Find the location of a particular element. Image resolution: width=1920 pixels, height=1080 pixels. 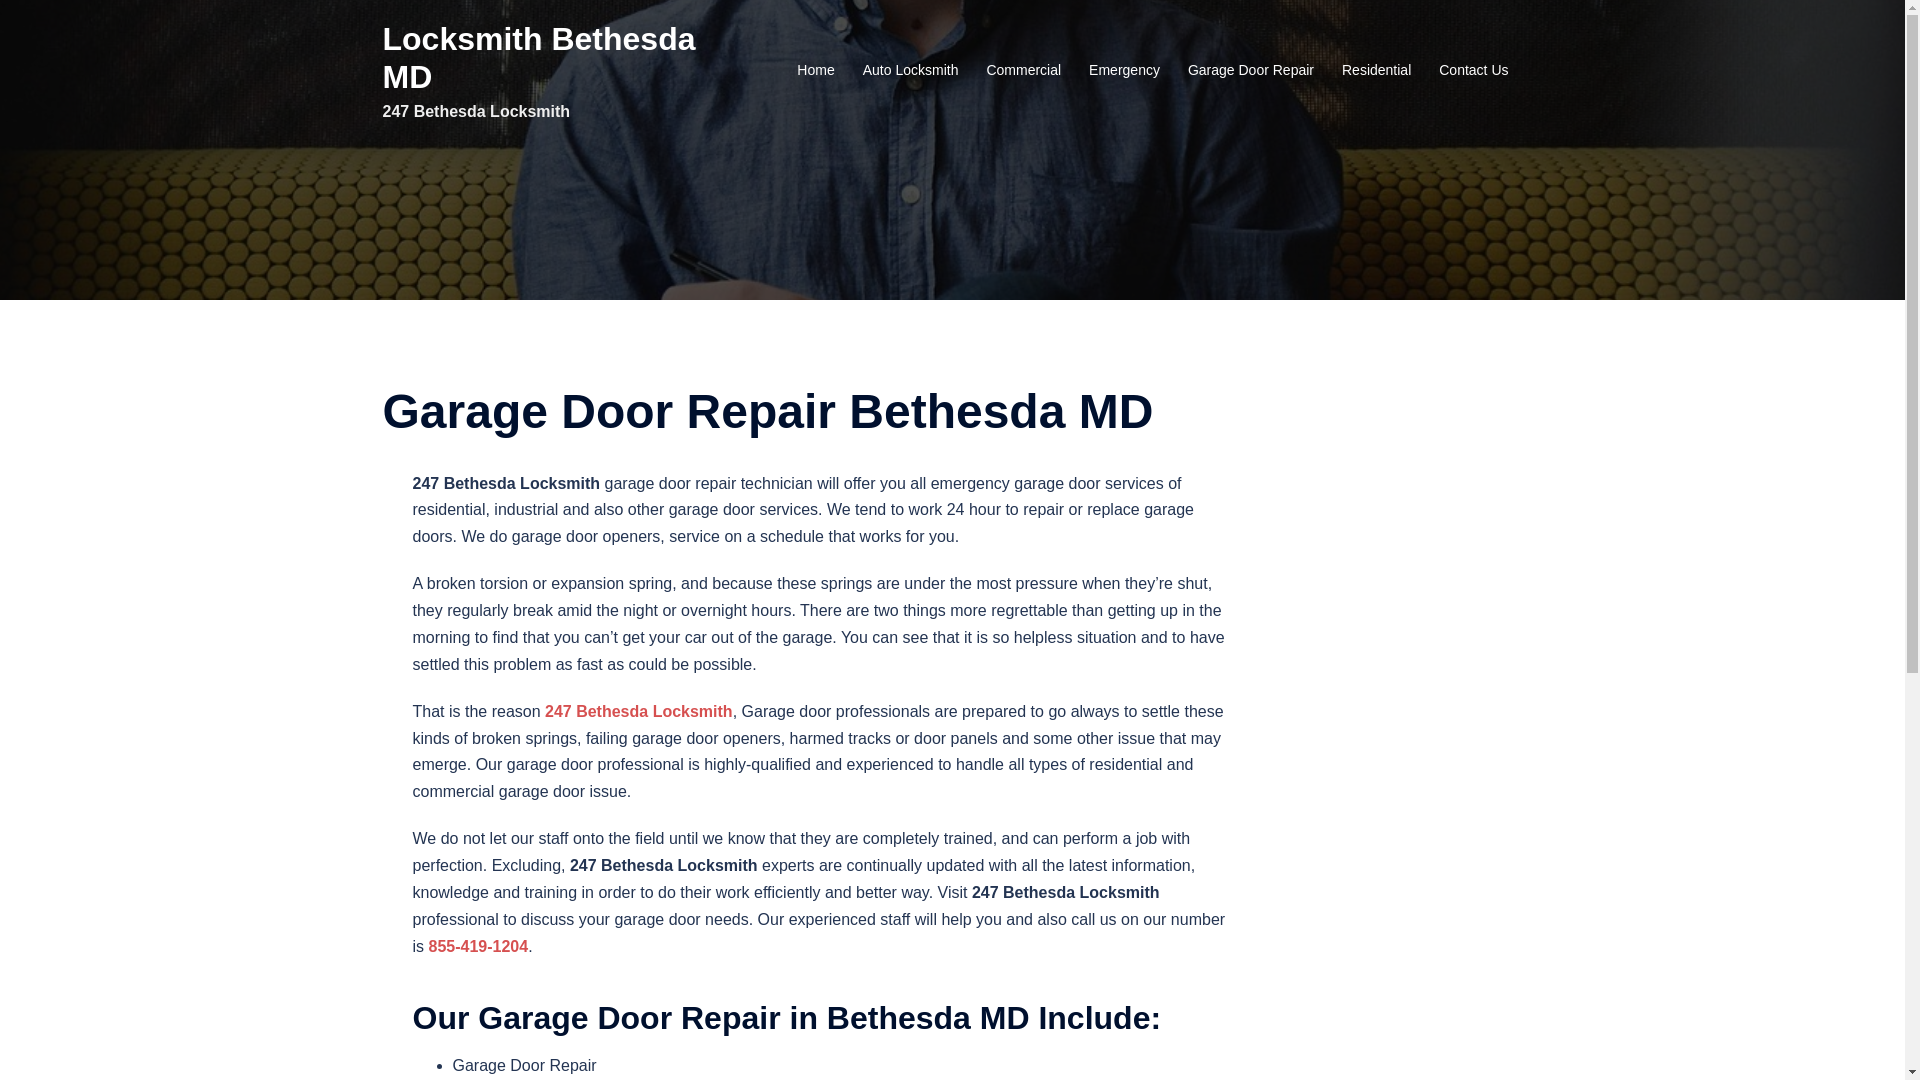

'Auto Locksmith' is located at coordinates (863, 69).